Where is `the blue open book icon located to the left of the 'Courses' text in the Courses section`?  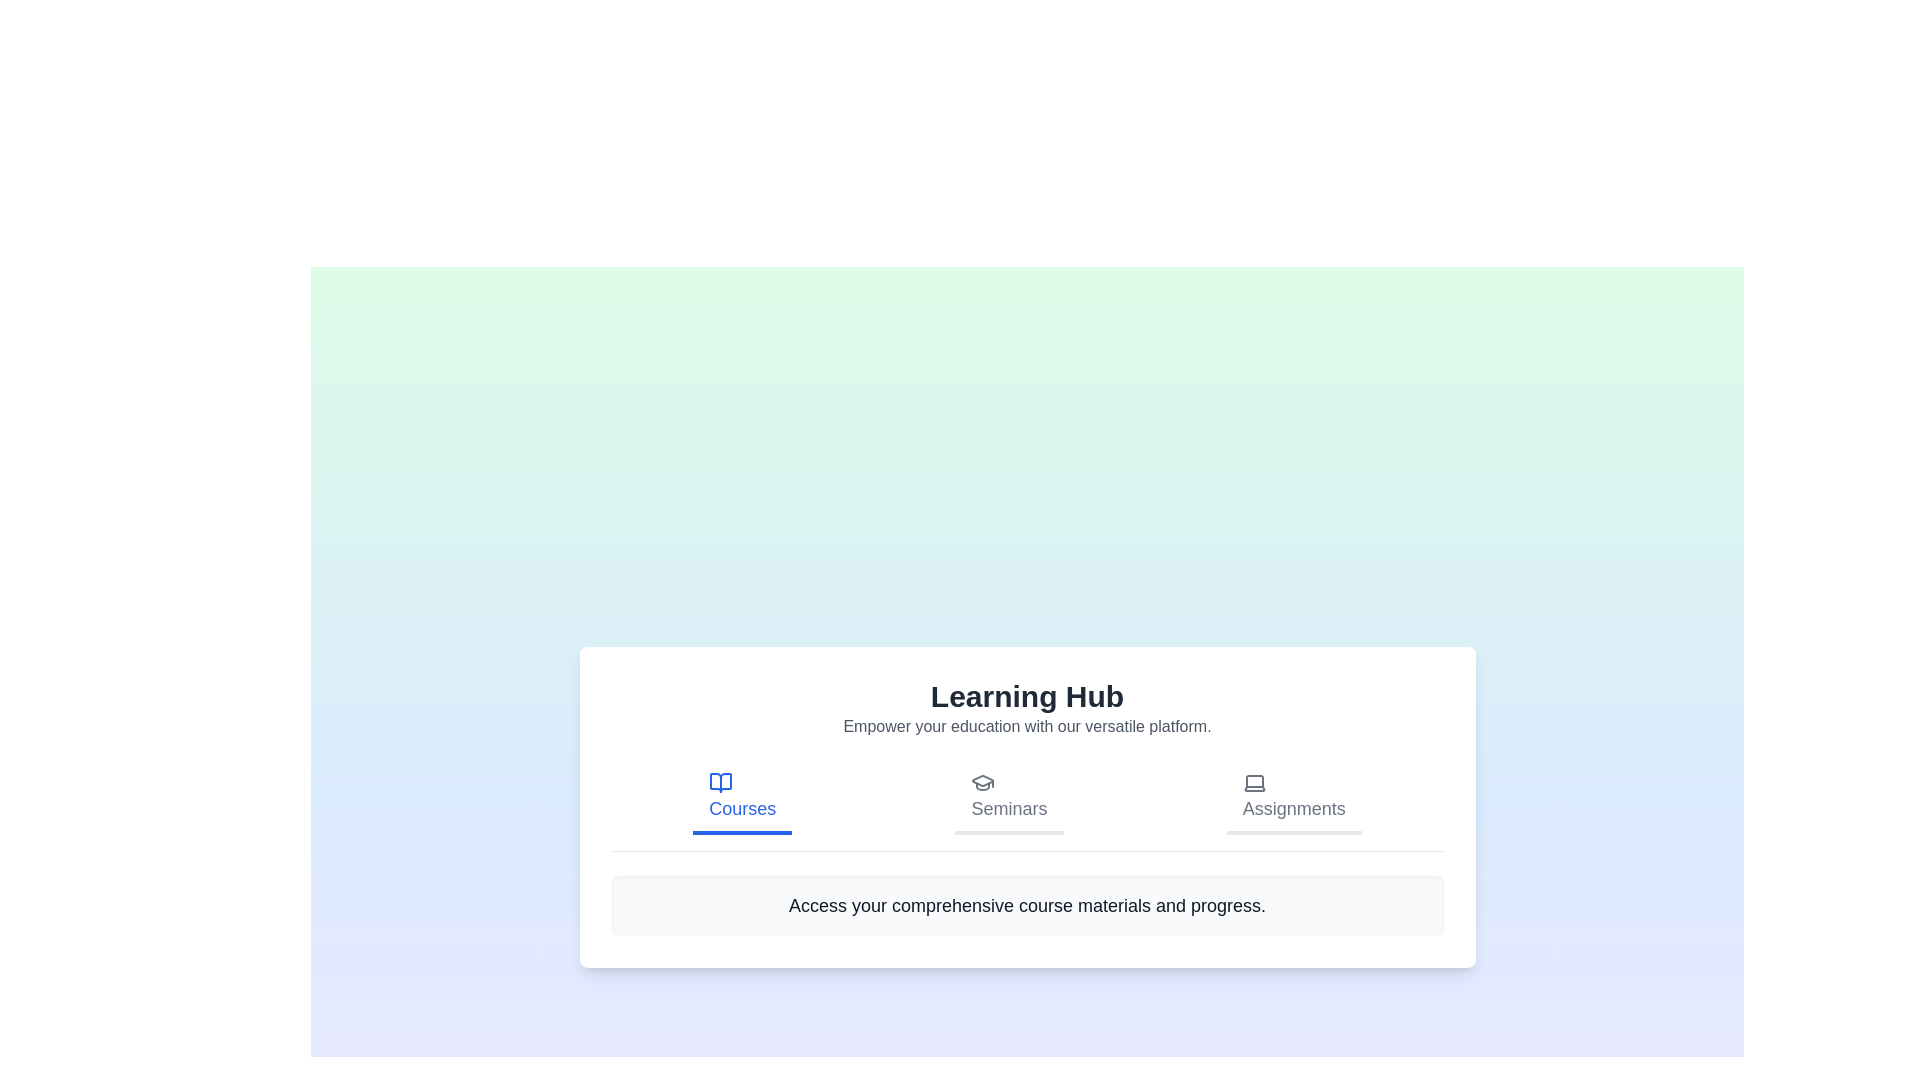
the blue open book icon located to the left of the 'Courses' text in the Courses section is located at coordinates (720, 781).